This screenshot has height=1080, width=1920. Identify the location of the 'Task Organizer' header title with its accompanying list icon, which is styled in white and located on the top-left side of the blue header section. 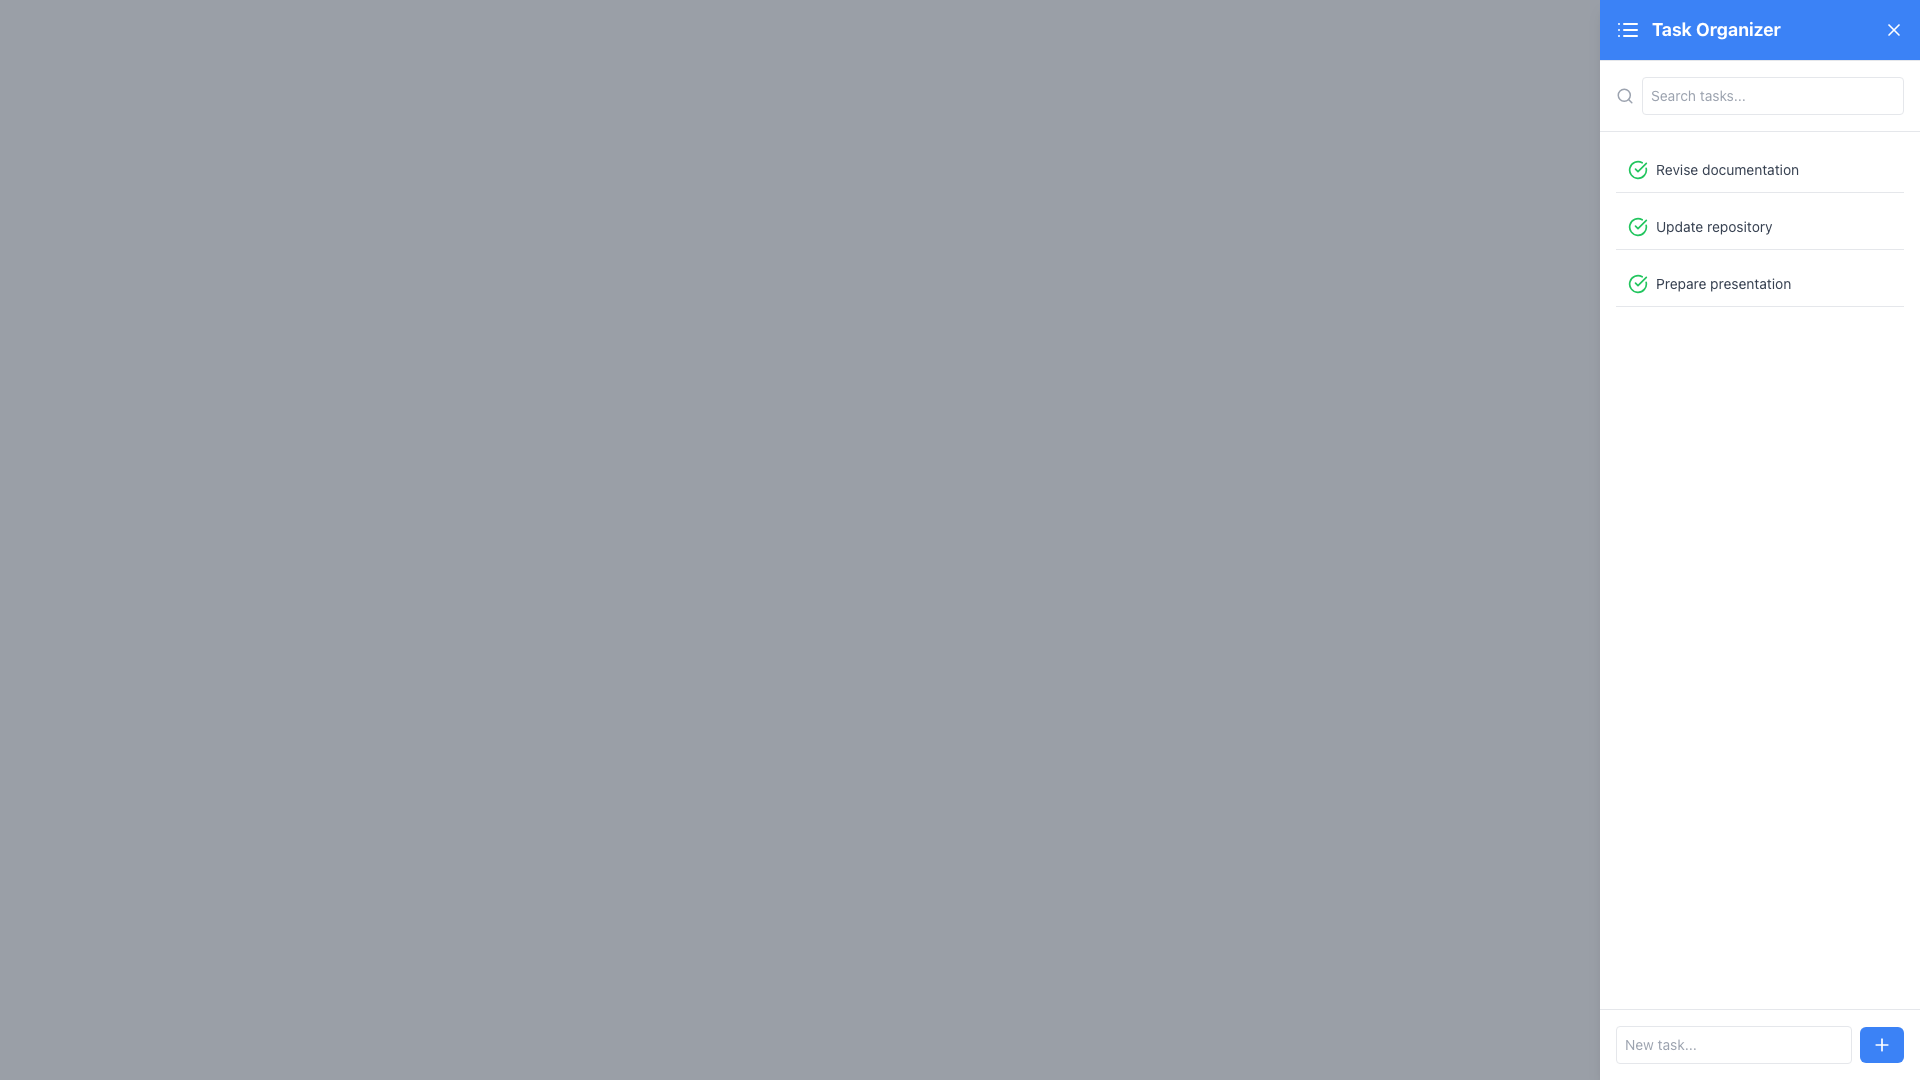
(1697, 30).